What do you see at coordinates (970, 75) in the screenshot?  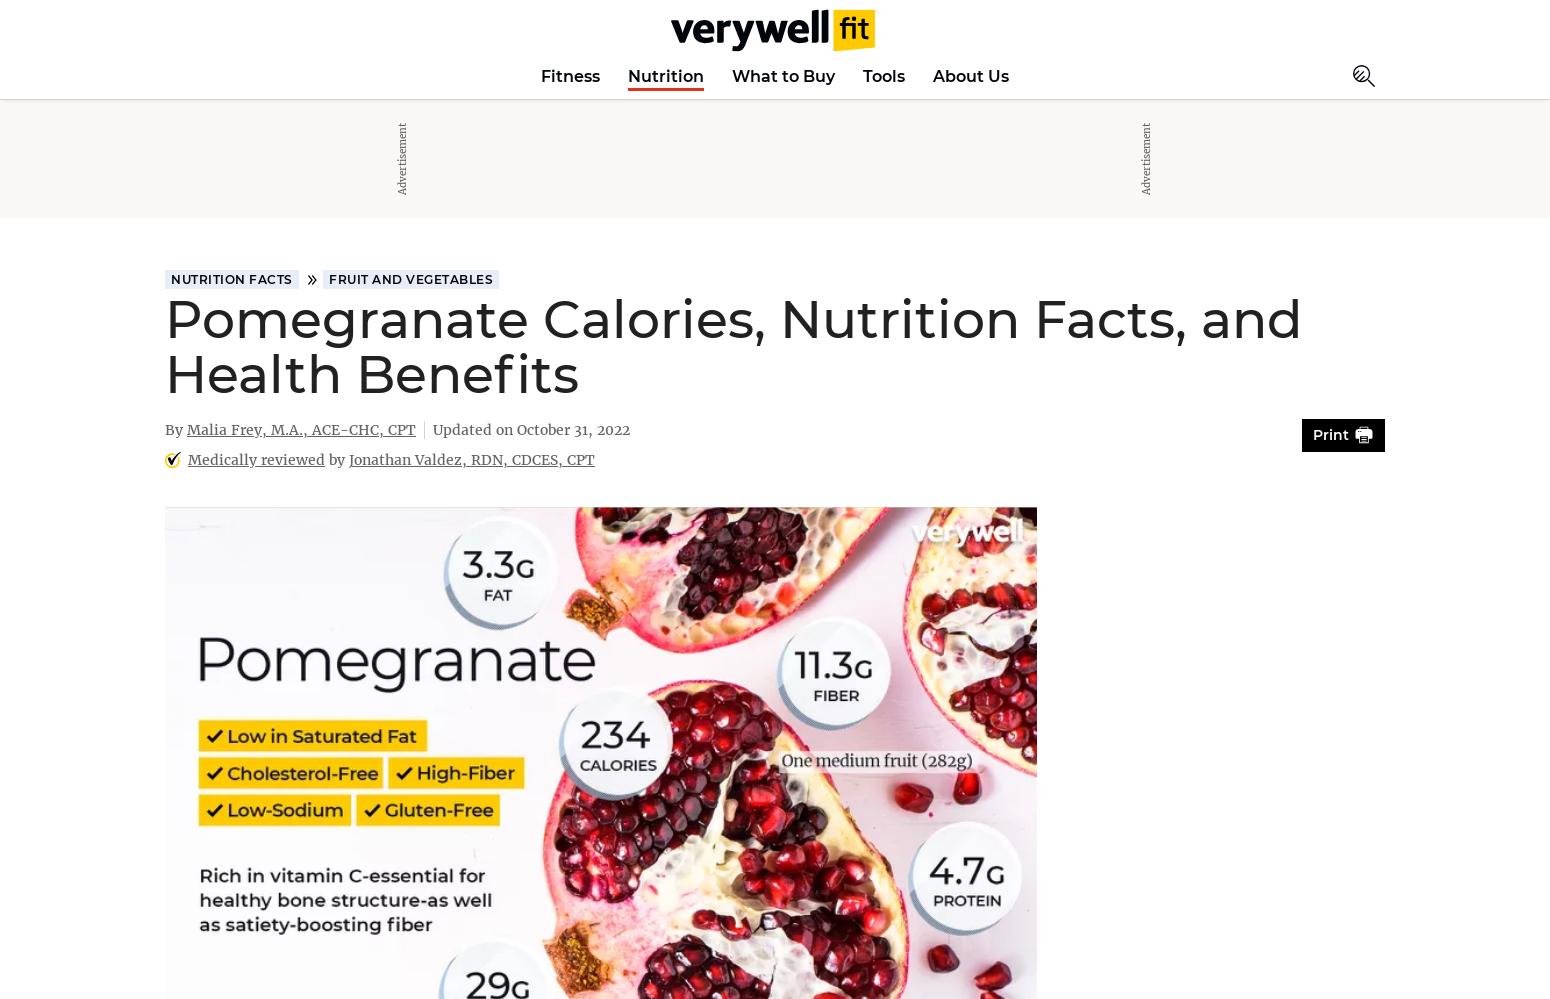 I see `'About Us'` at bounding box center [970, 75].